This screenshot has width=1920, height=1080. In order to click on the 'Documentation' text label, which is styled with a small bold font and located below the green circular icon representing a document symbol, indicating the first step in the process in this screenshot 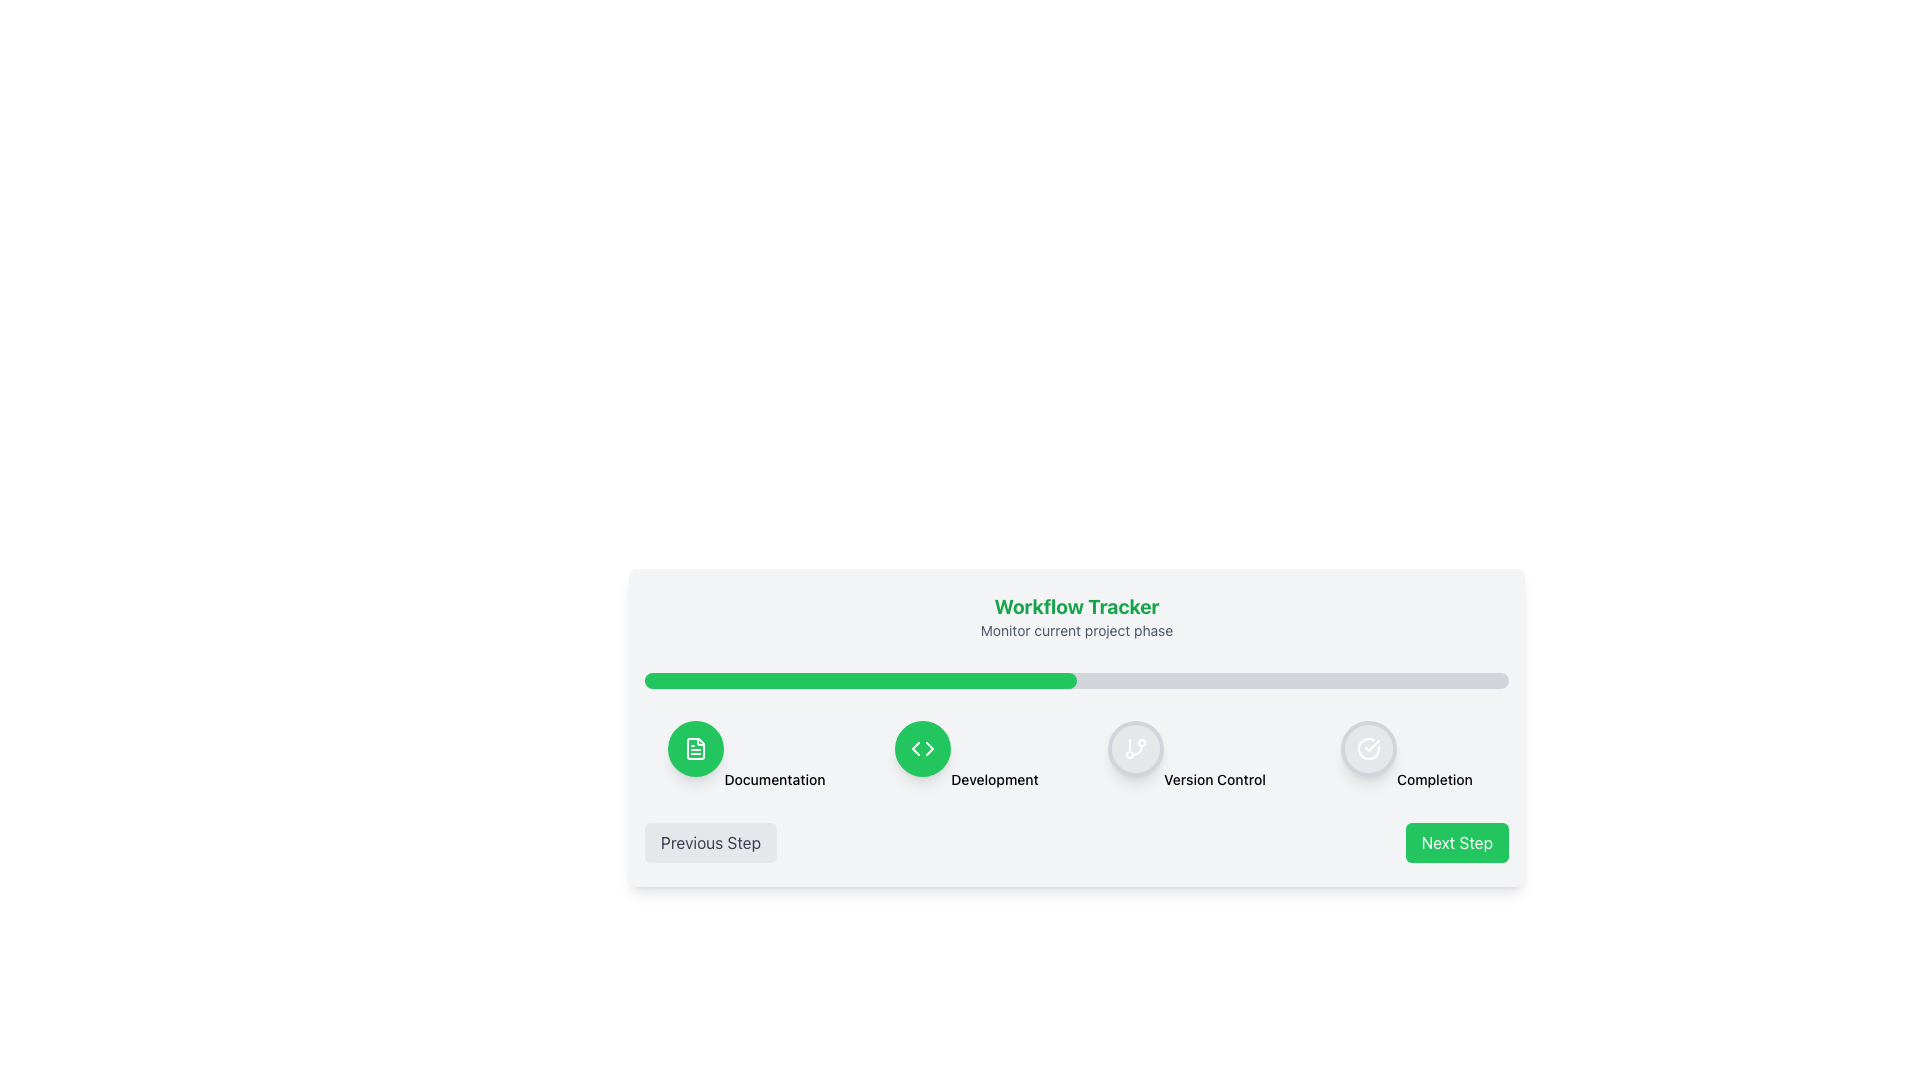, I will do `click(773, 778)`.